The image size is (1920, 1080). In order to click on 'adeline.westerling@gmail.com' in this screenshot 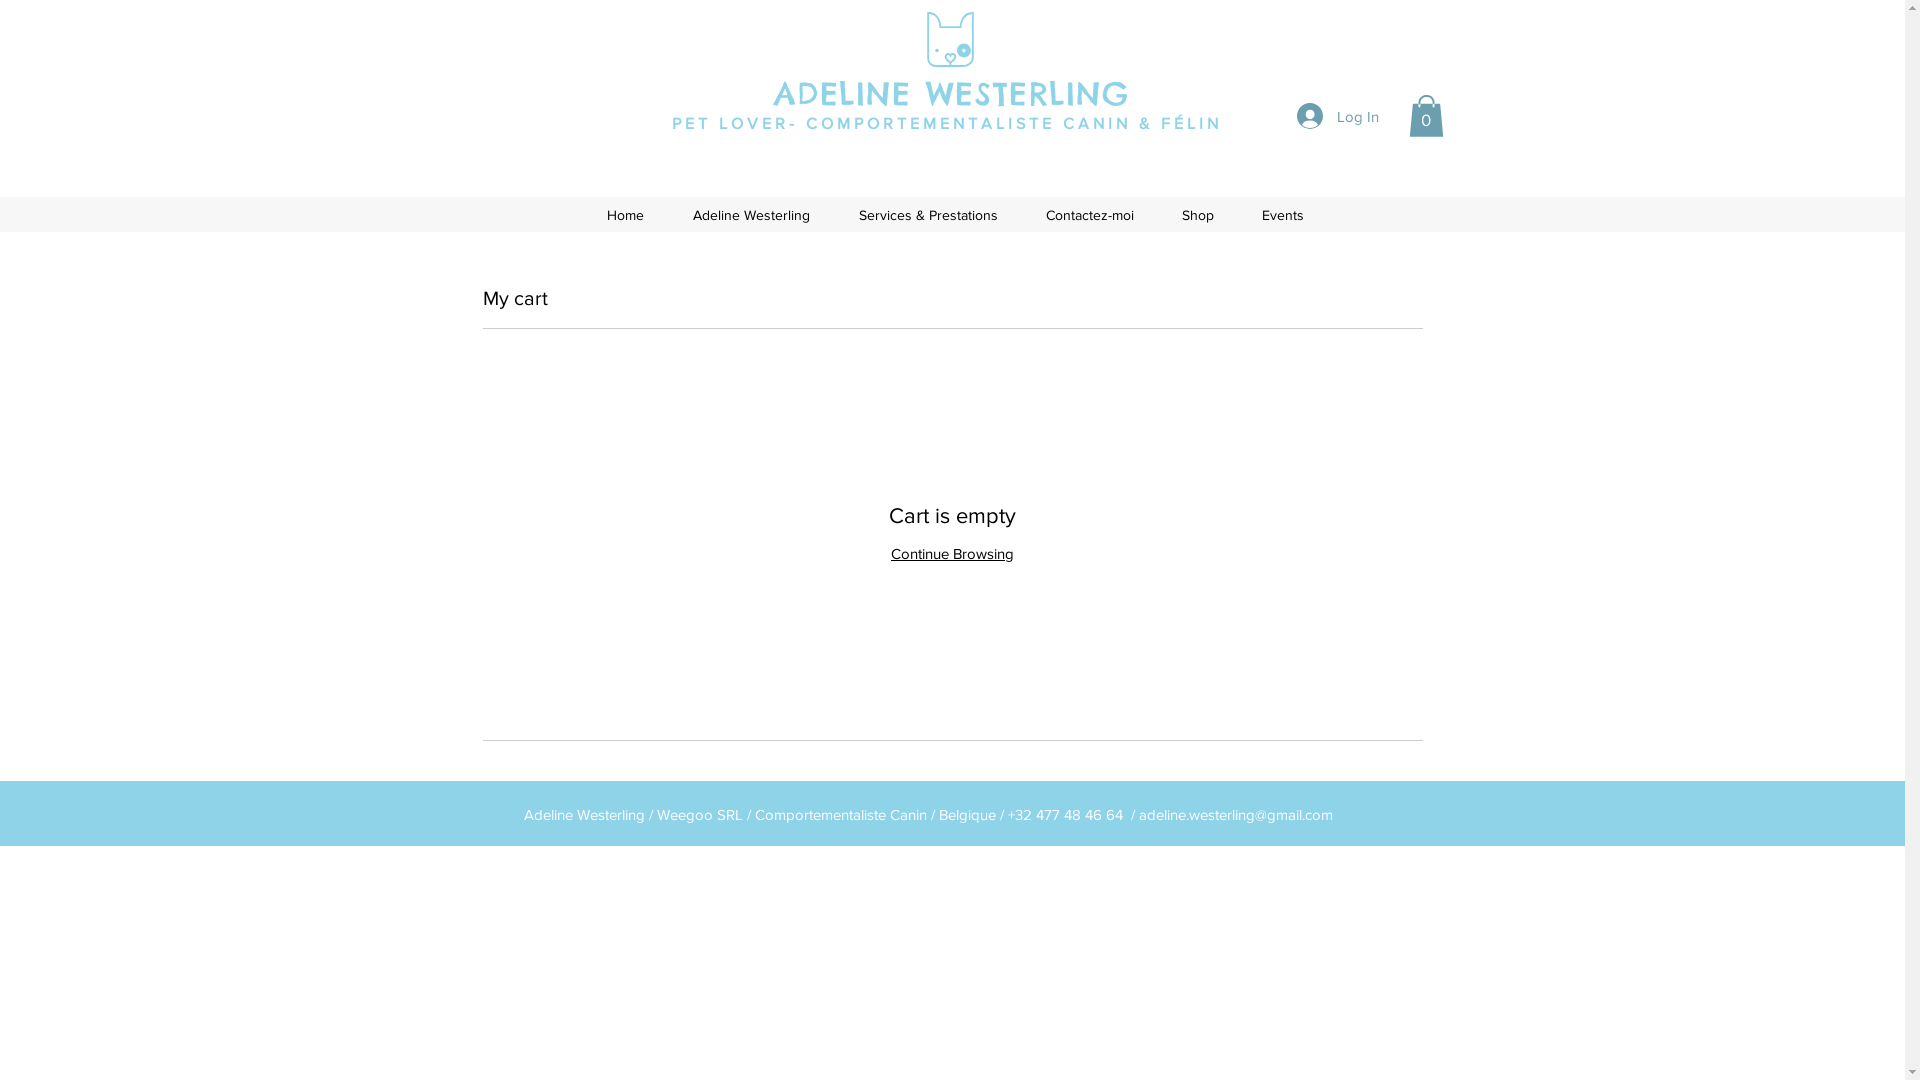, I will do `click(1233, 814)`.